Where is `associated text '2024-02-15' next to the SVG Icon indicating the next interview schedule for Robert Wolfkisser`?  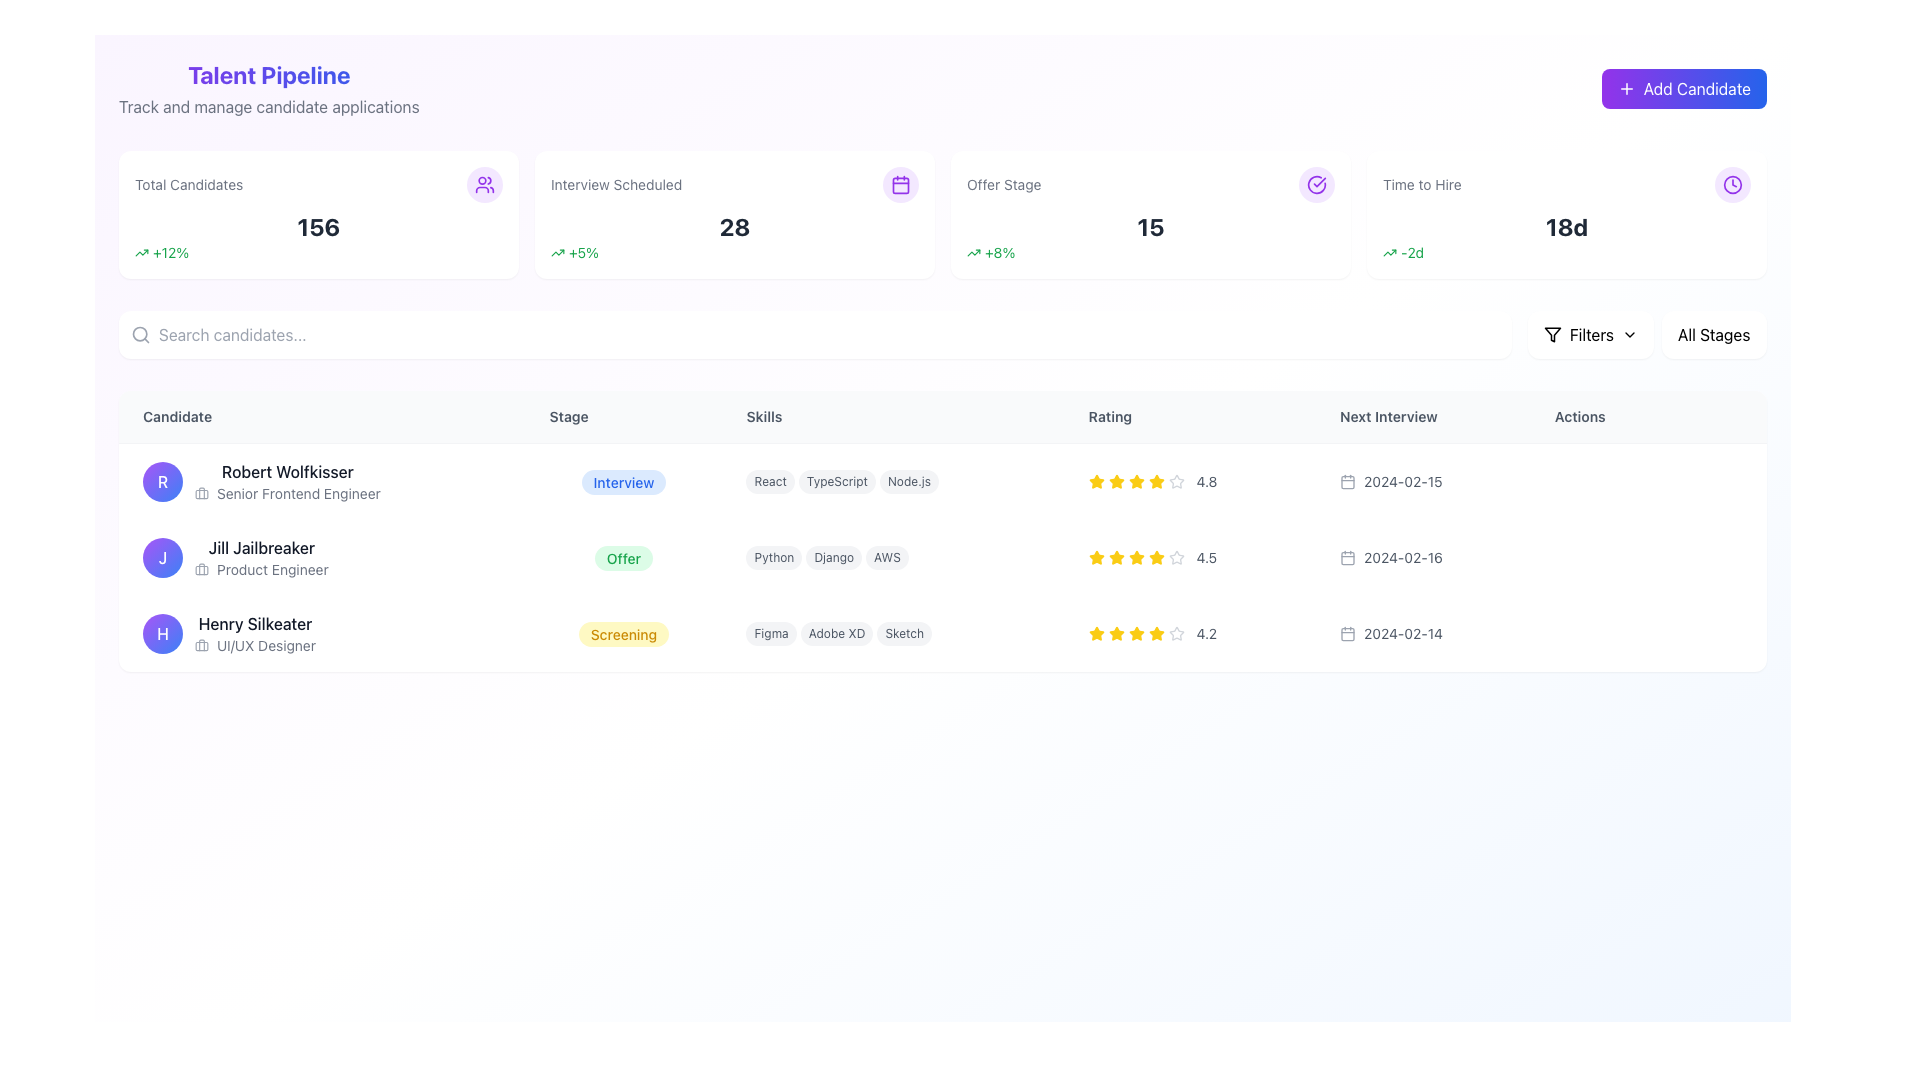 associated text '2024-02-15' next to the SVG Icon indicating the next interview schedule for Robert Wolfkisser is located at coordinates (1348, 482).